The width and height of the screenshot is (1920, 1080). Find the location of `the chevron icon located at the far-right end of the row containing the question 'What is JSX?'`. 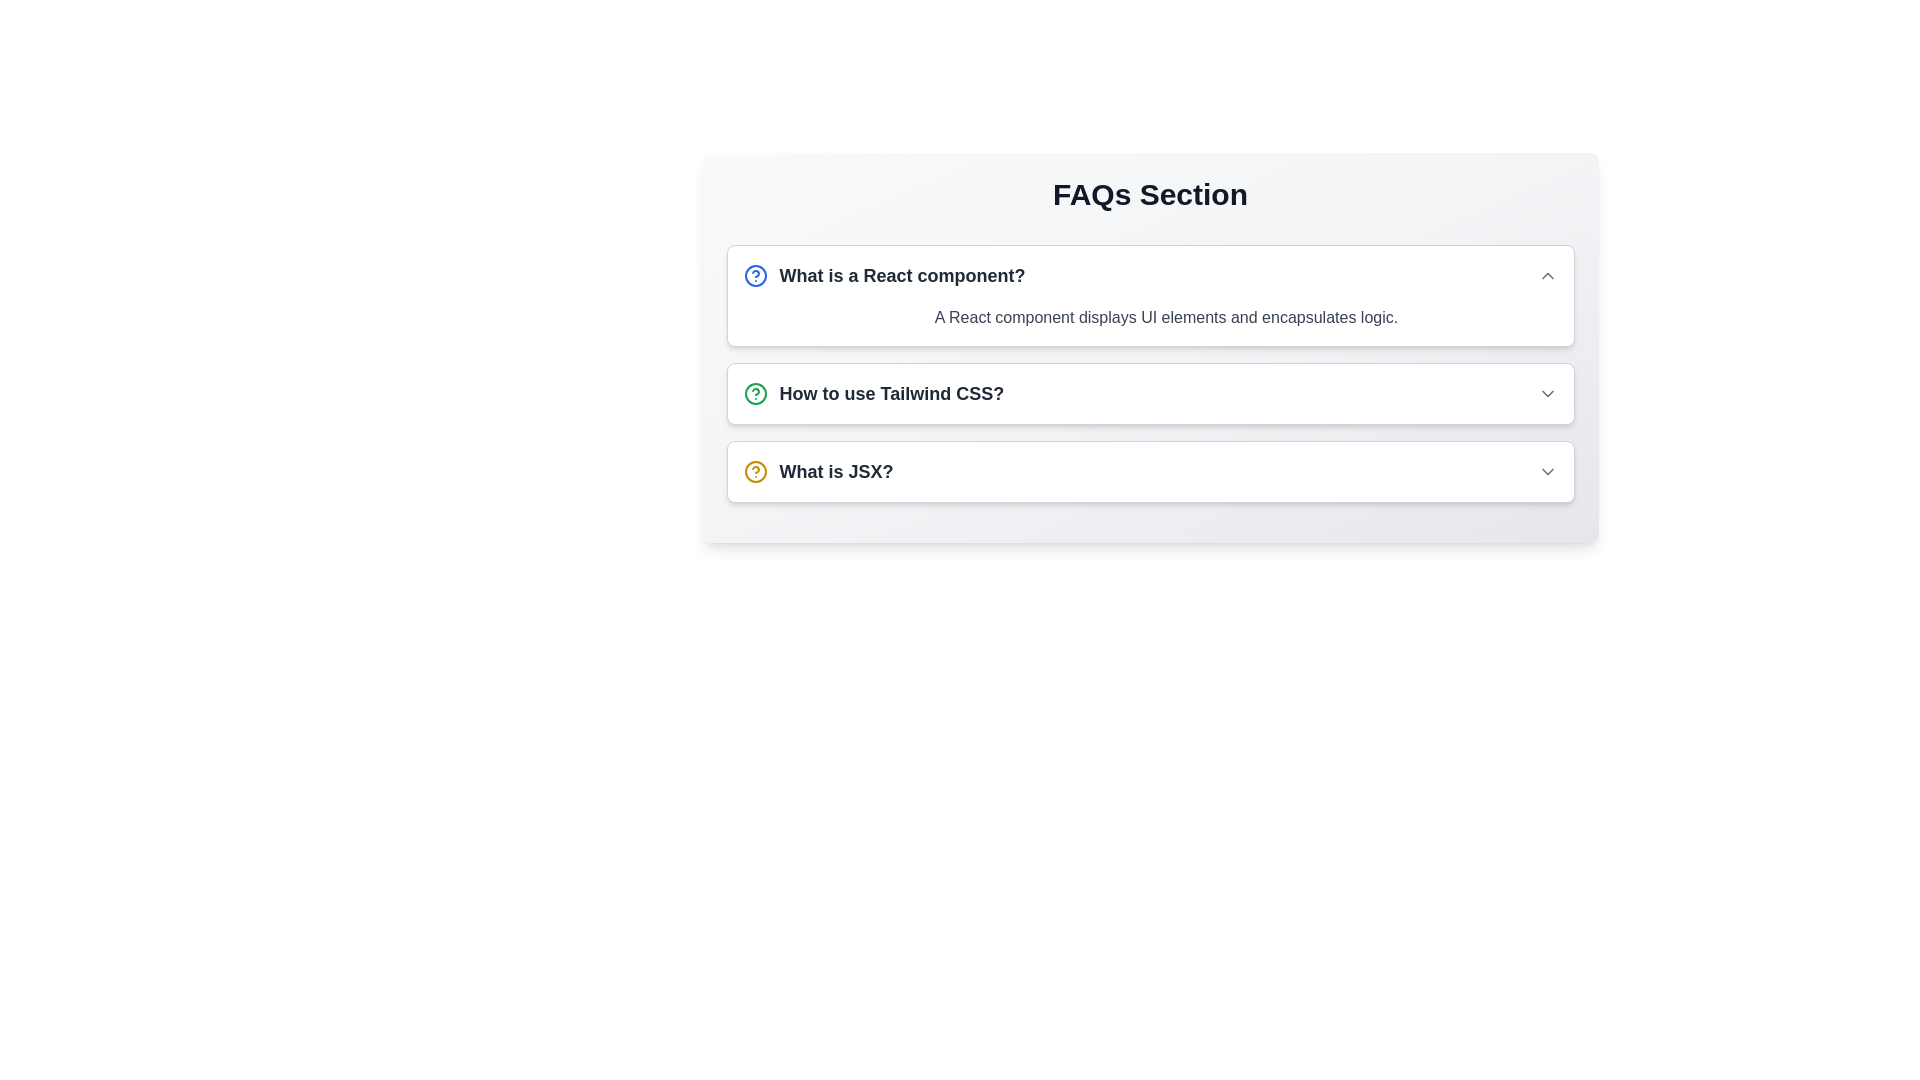

the chevron icon located at the far-right end of the row containing the question 'What is JSX?' is located at coordinates (1546, 471).